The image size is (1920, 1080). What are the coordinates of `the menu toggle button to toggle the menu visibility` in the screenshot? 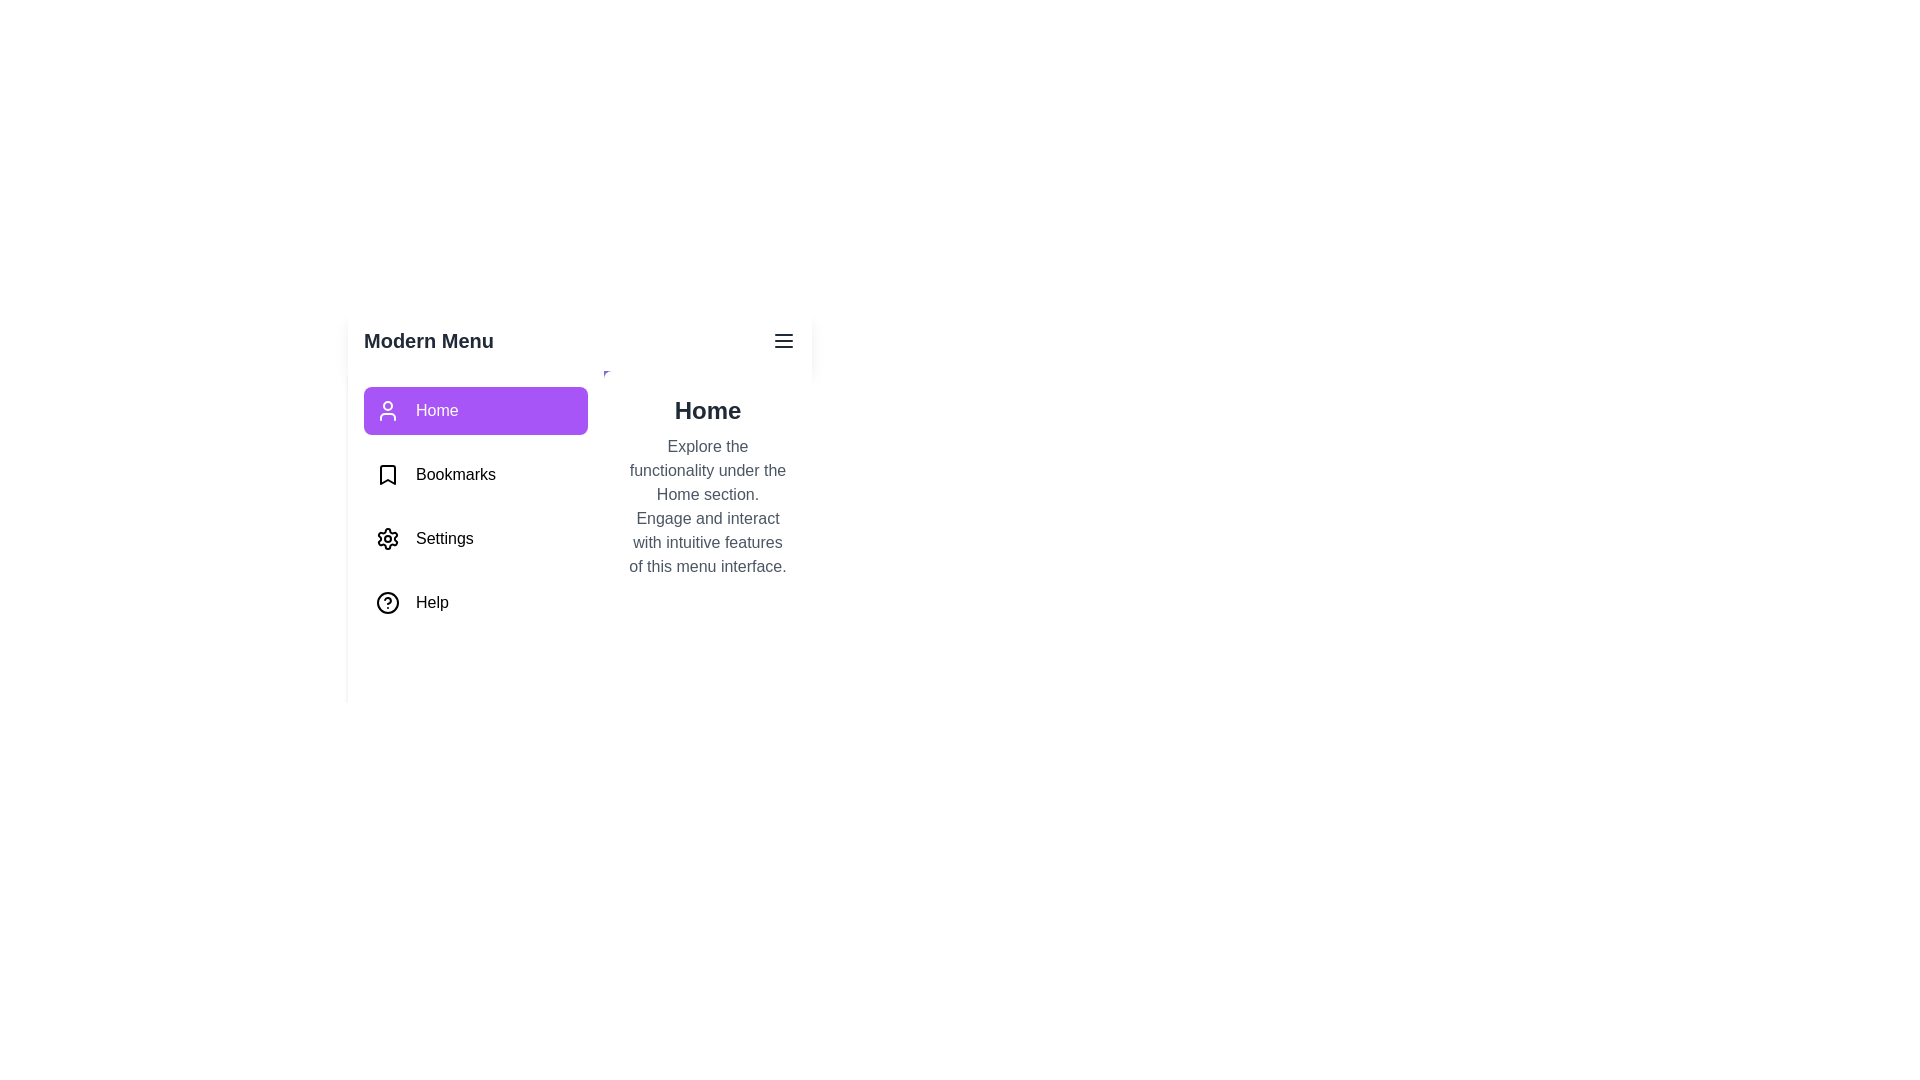 It's located at (782, 339).